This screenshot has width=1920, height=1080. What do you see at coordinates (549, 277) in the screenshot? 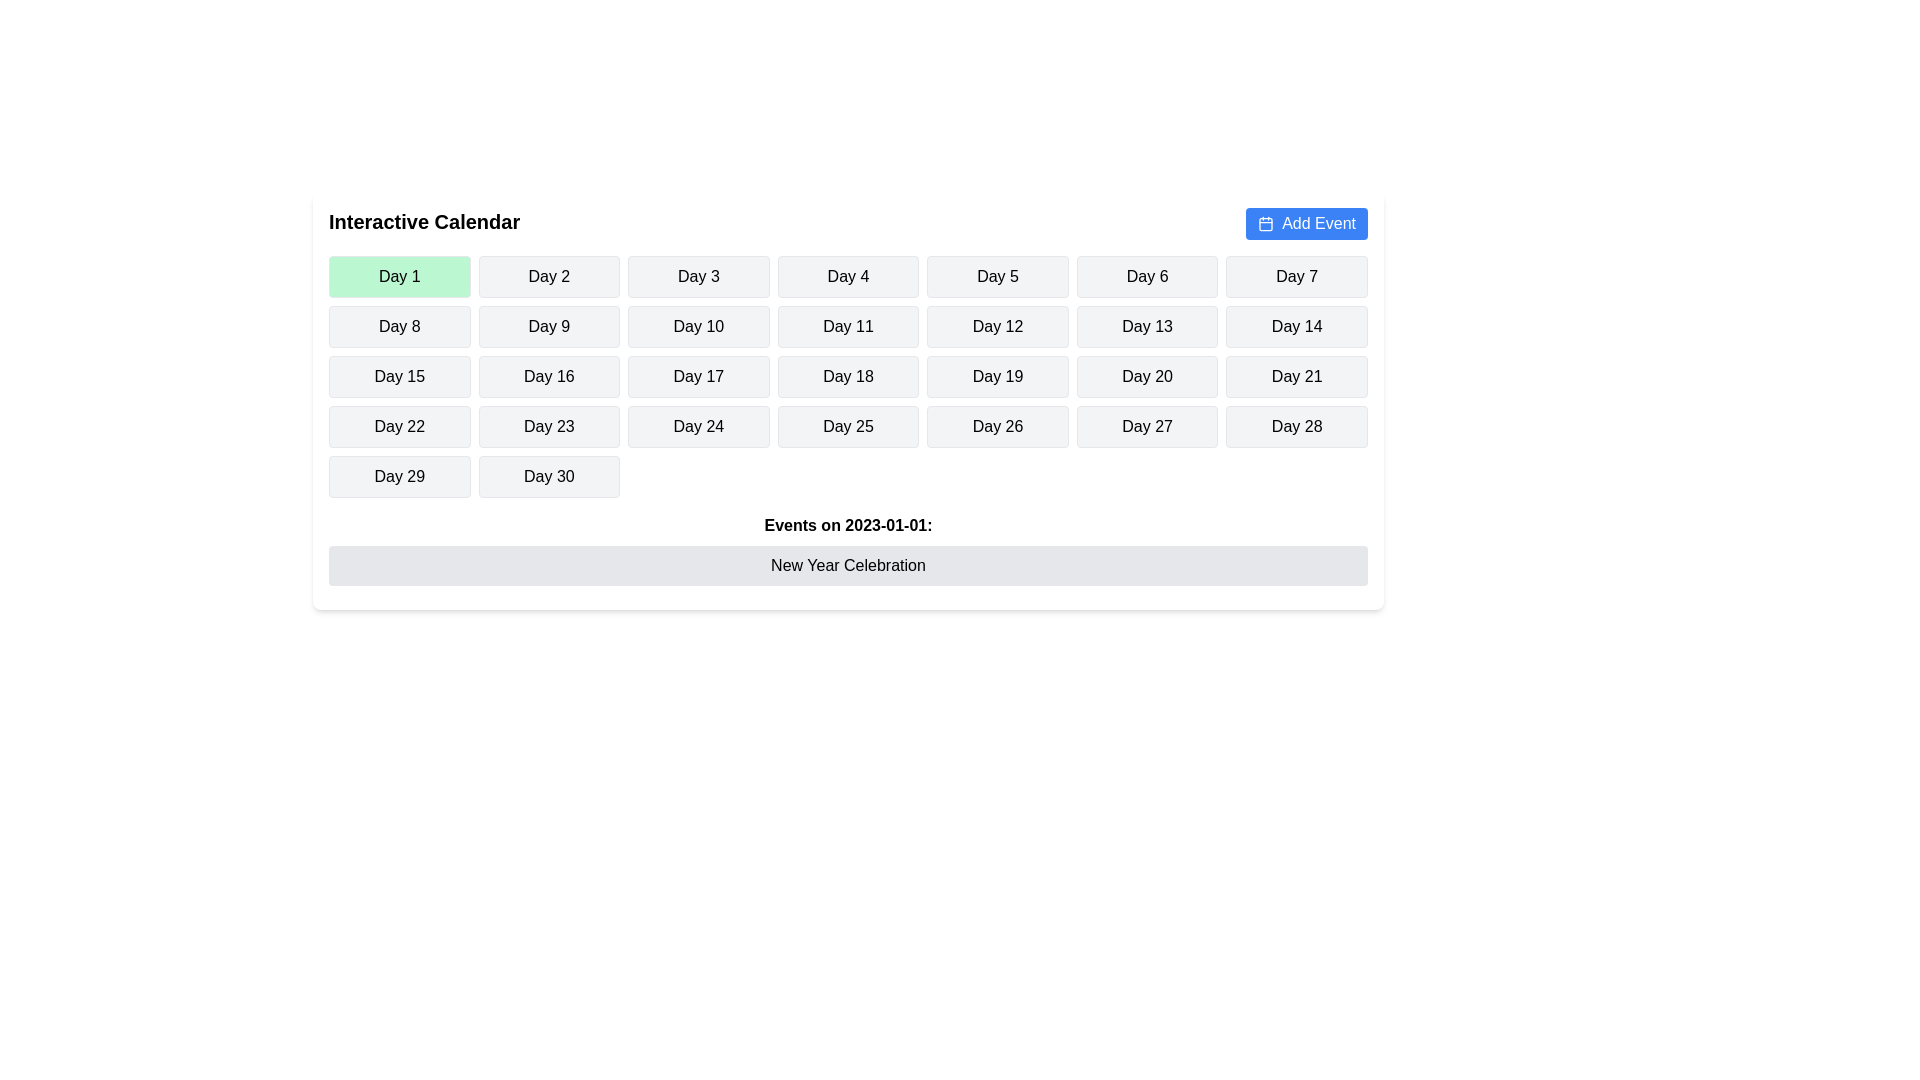
I see `the rectangular button labeled 'Day 2' with a light gray background and slightly rounded corners, located in the first row of a grid layout, second cell from the left` at bounding box center [549, 277].